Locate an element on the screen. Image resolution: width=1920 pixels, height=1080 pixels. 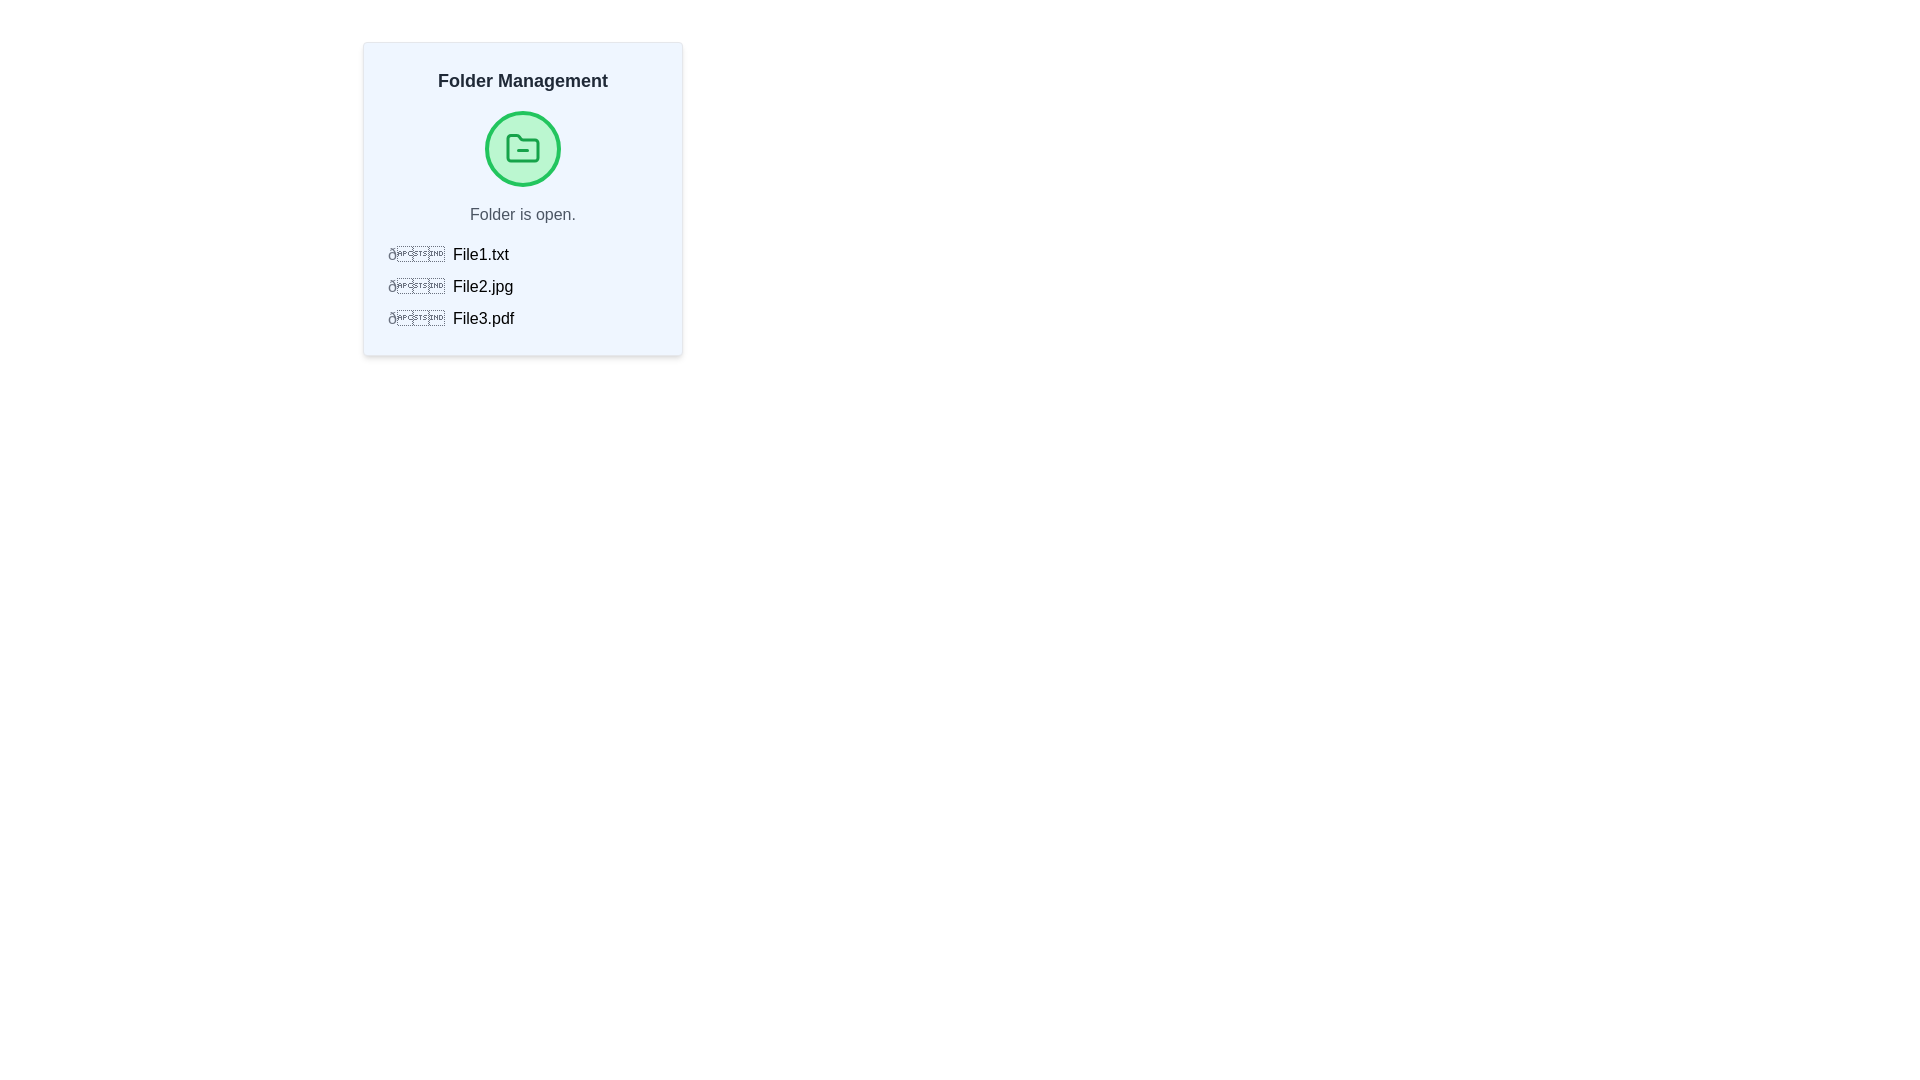
the static text that displays 'Folder is open.' located in the center of a light blue card layout, positioned below a green folder icon is located at coordinates (523, 215).